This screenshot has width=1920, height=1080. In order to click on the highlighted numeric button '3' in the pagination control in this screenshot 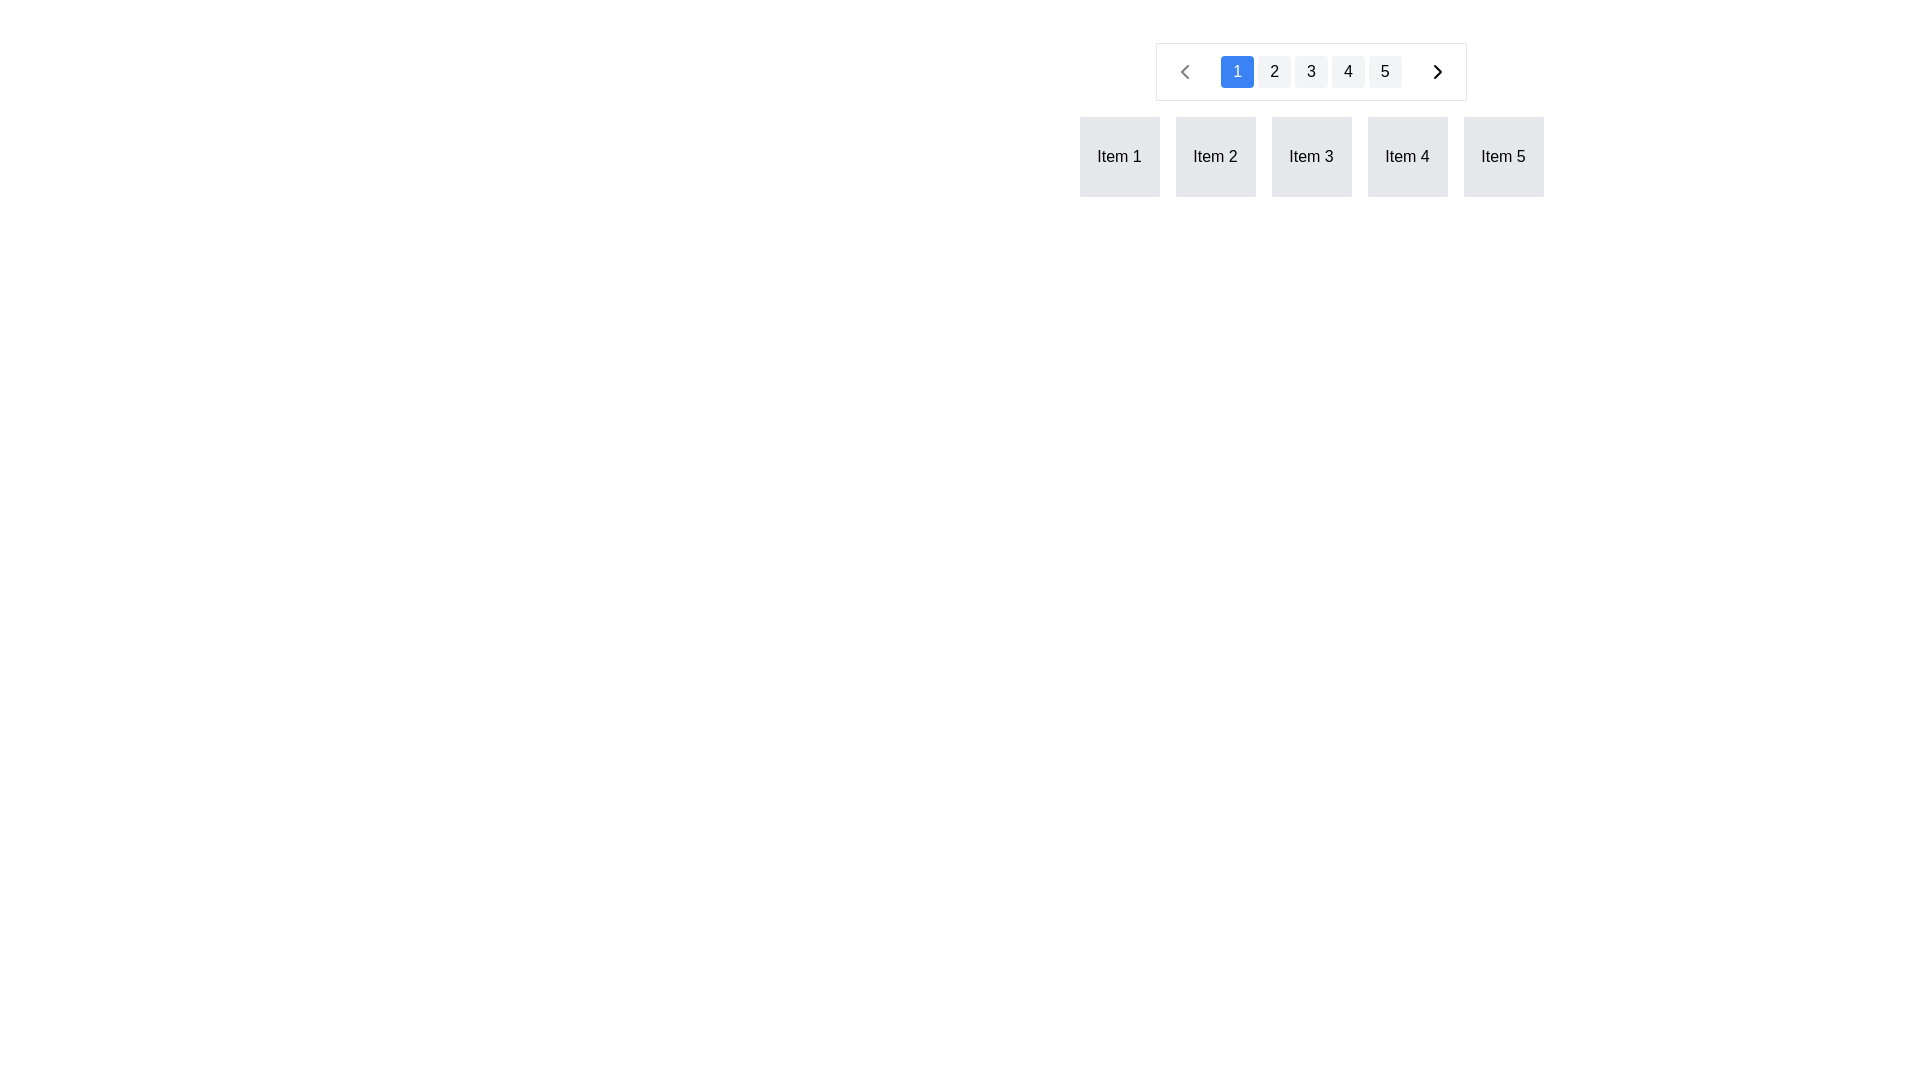, I will do `click(1311, 71)`.